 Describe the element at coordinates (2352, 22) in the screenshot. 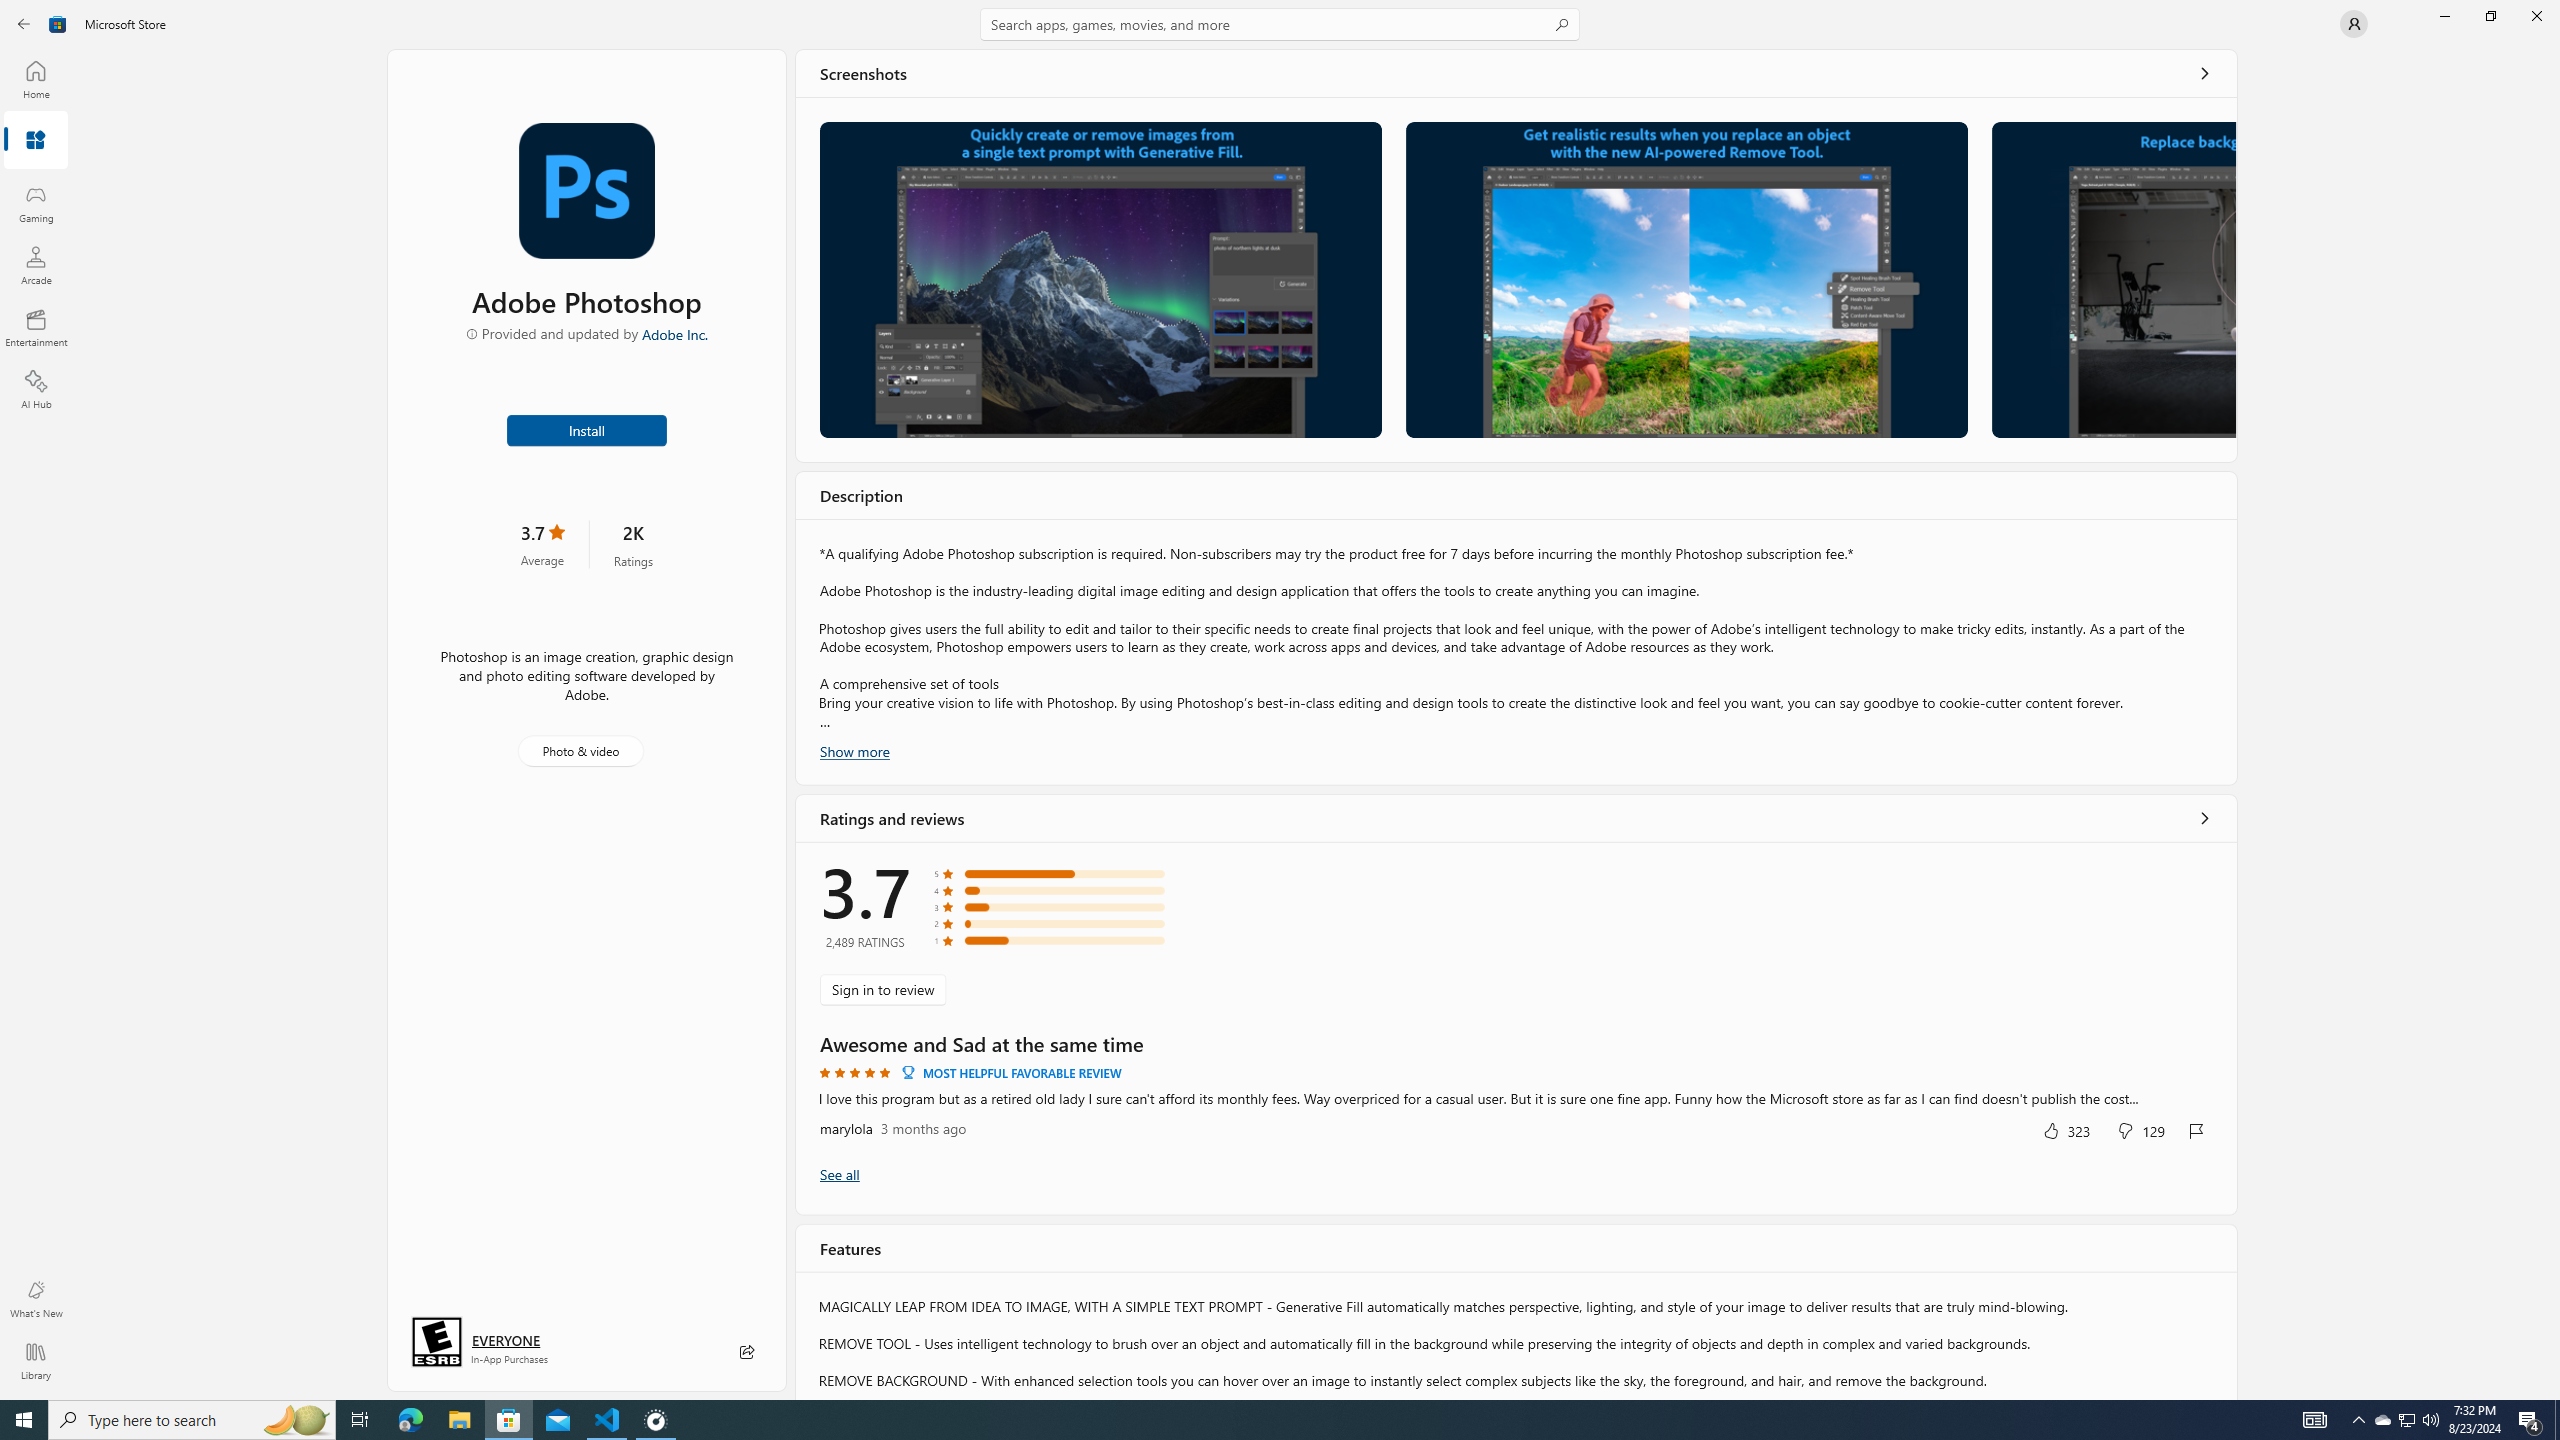

I see `'User profile'` at that location.